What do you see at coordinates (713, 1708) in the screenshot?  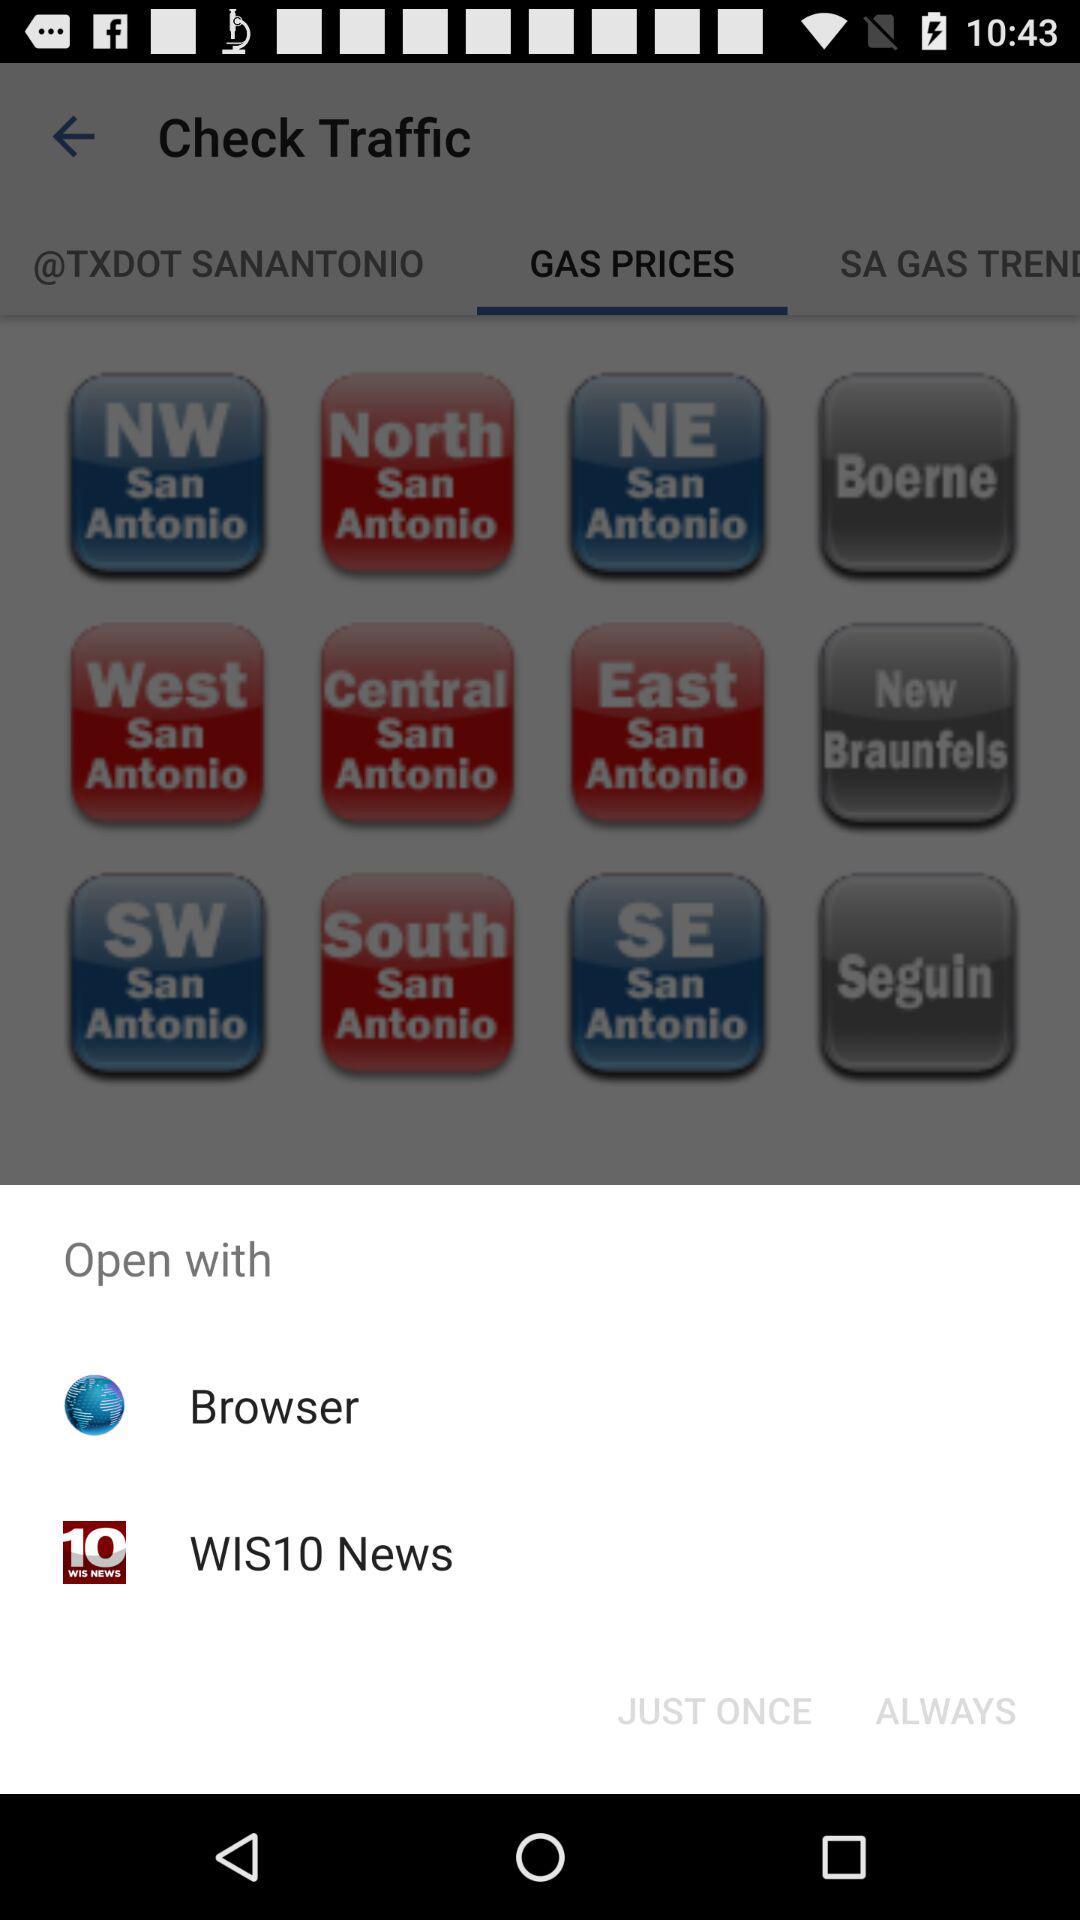 I see `just once icon` at bounding box center [713, 1708].